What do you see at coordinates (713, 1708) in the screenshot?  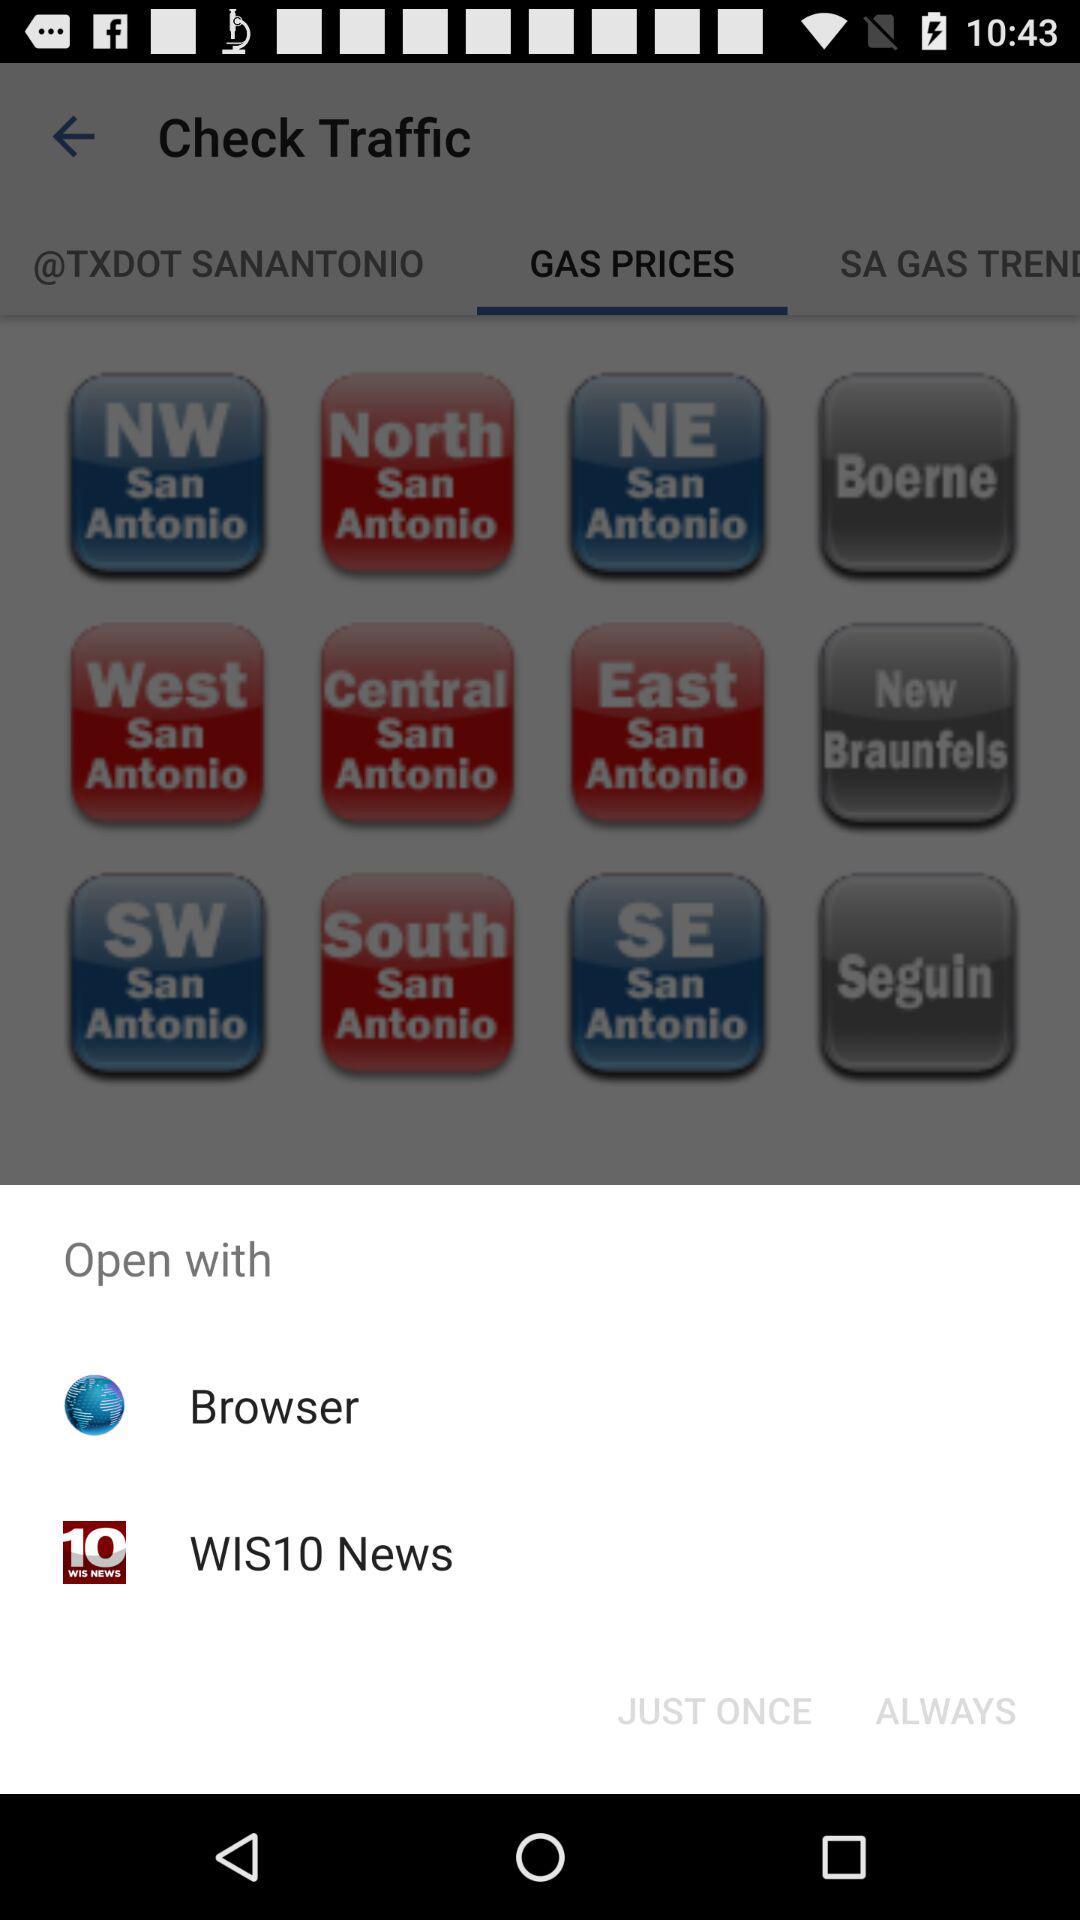 I see `just once icon` at bounding box center [713, 1708].